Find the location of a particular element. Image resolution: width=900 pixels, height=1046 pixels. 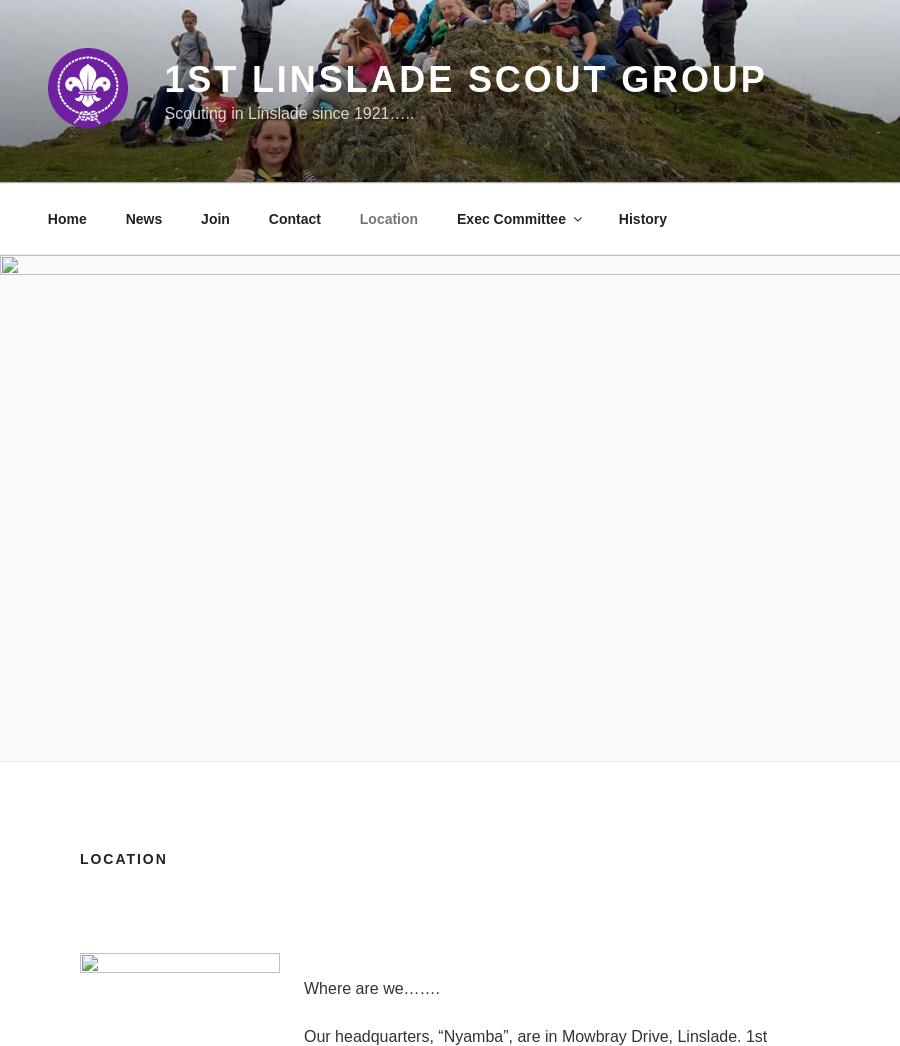

'1st Linslade Scout Group' is located at coordinates (464, 79).